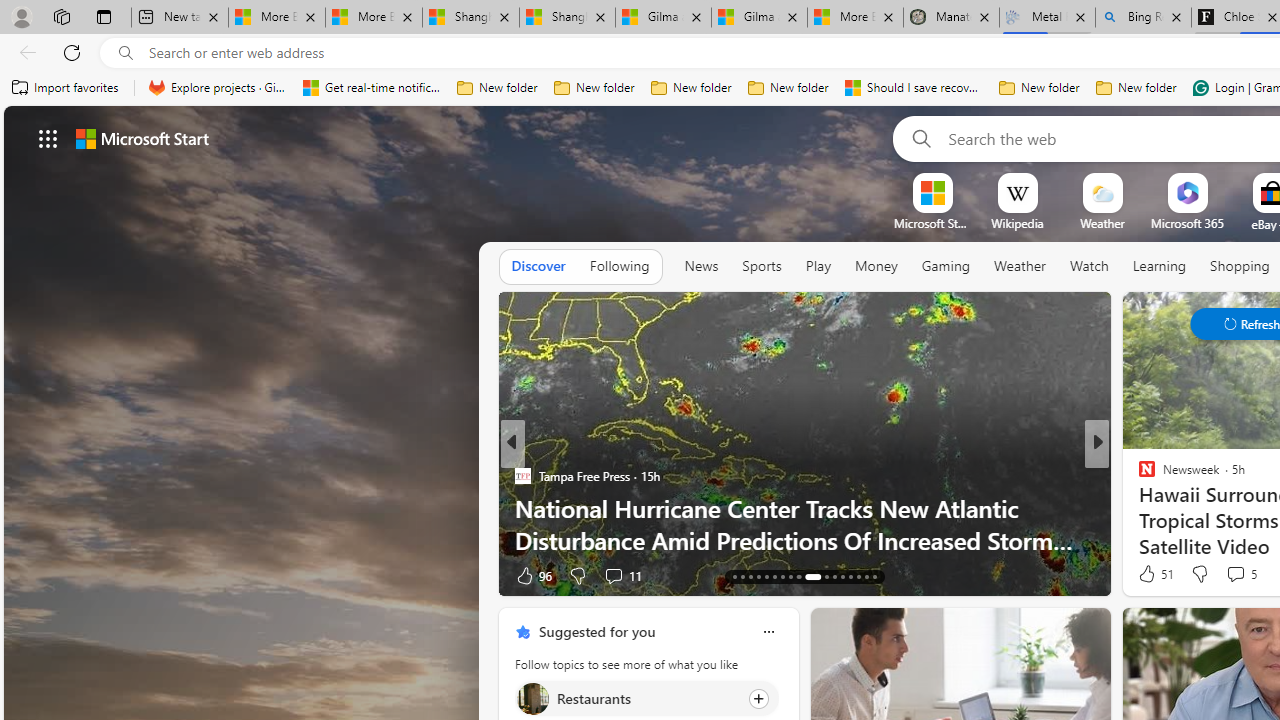  What do you see at coordinates (1138, 475) in the screenshot?
I see `'Lifehacker'` at bounding box center [1138, 475].